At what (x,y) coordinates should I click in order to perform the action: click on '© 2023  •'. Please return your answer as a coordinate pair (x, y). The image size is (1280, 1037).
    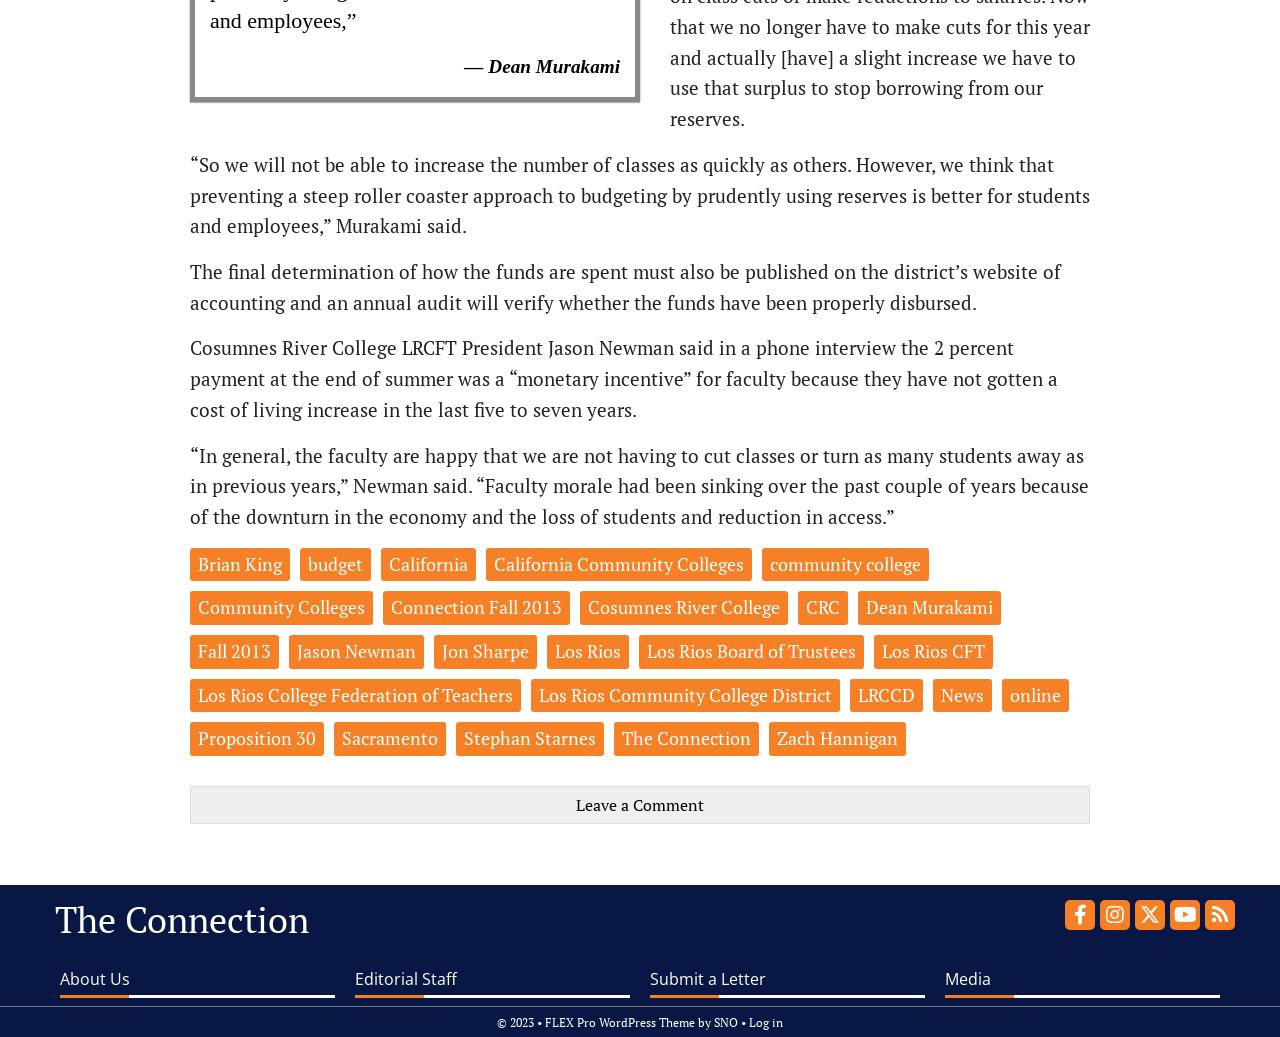
    Looking at the image, I should click on (520, 1021).